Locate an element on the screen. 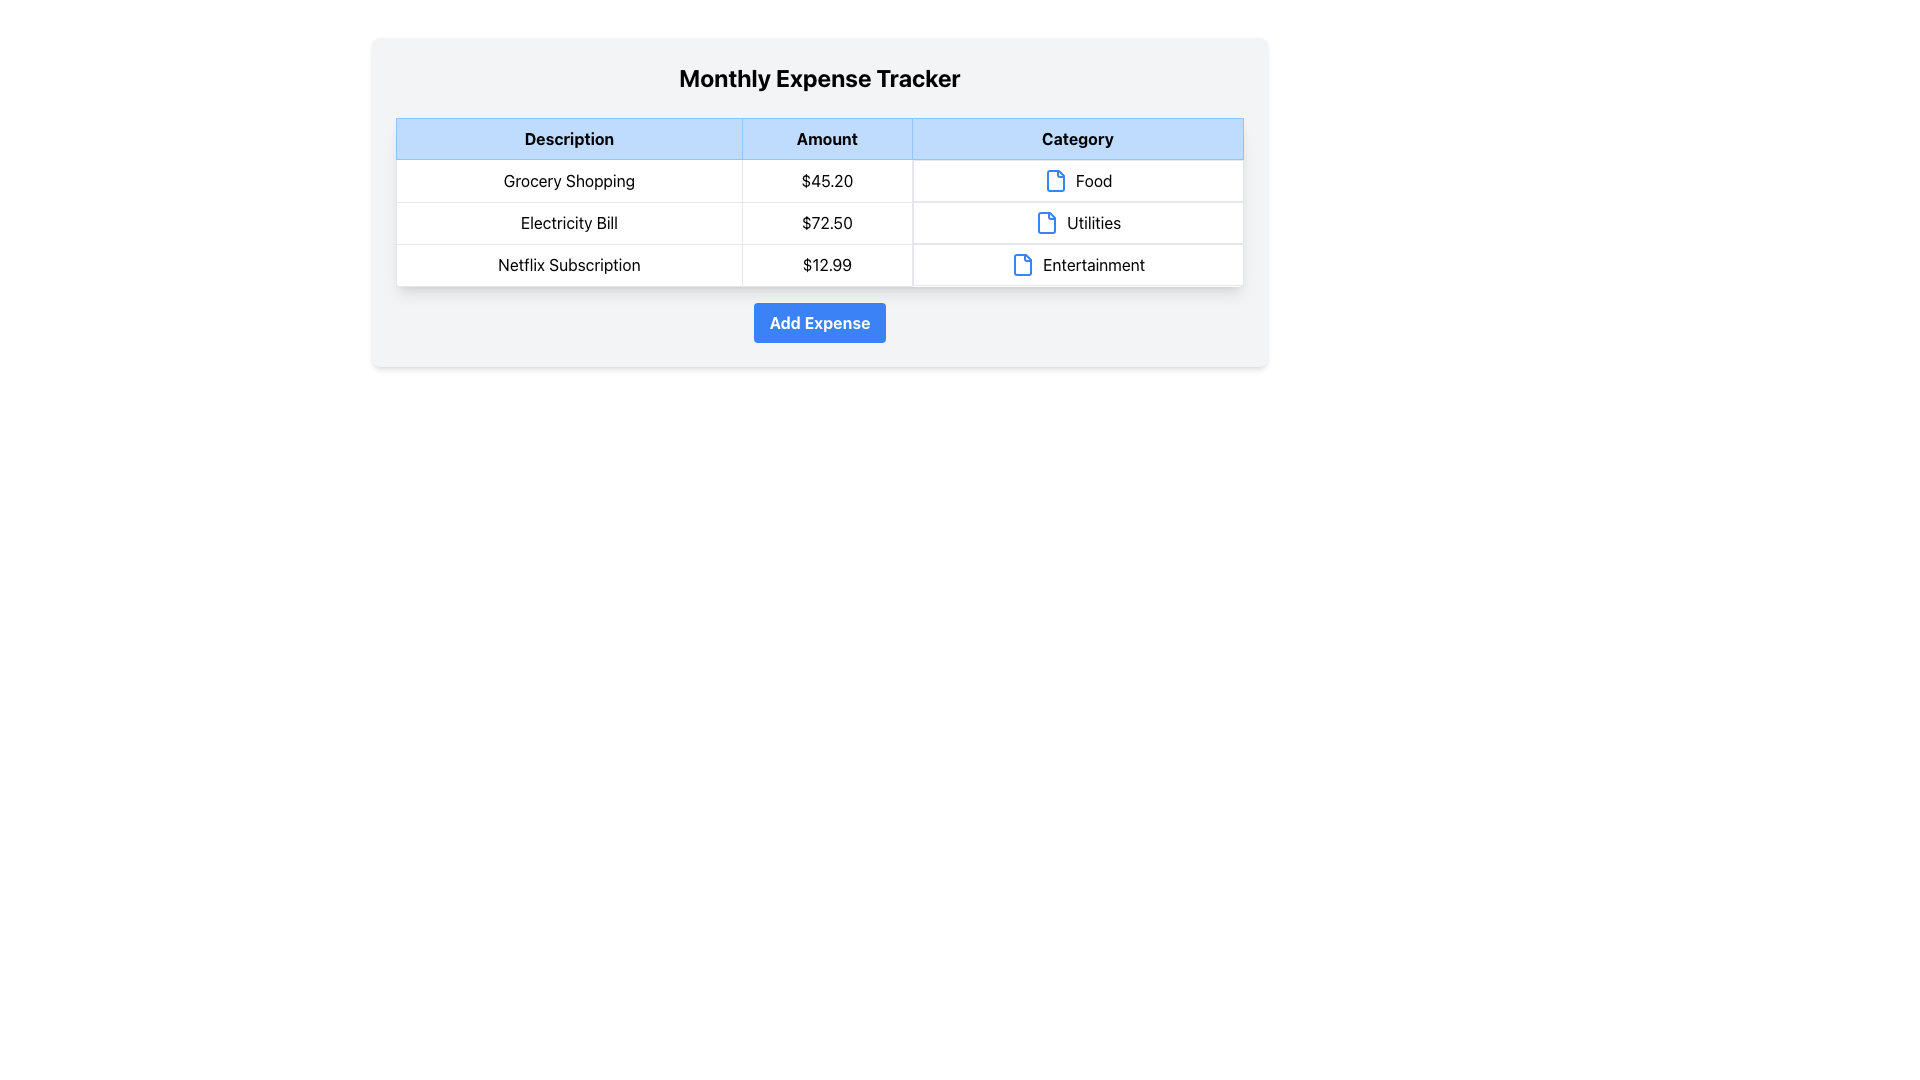  the text label displaying 'Entertainment' with a document icon, located in the third row of the 'Category' column in the 'Monthly Expense Tracker' table is located at coordinates (1077, 264).